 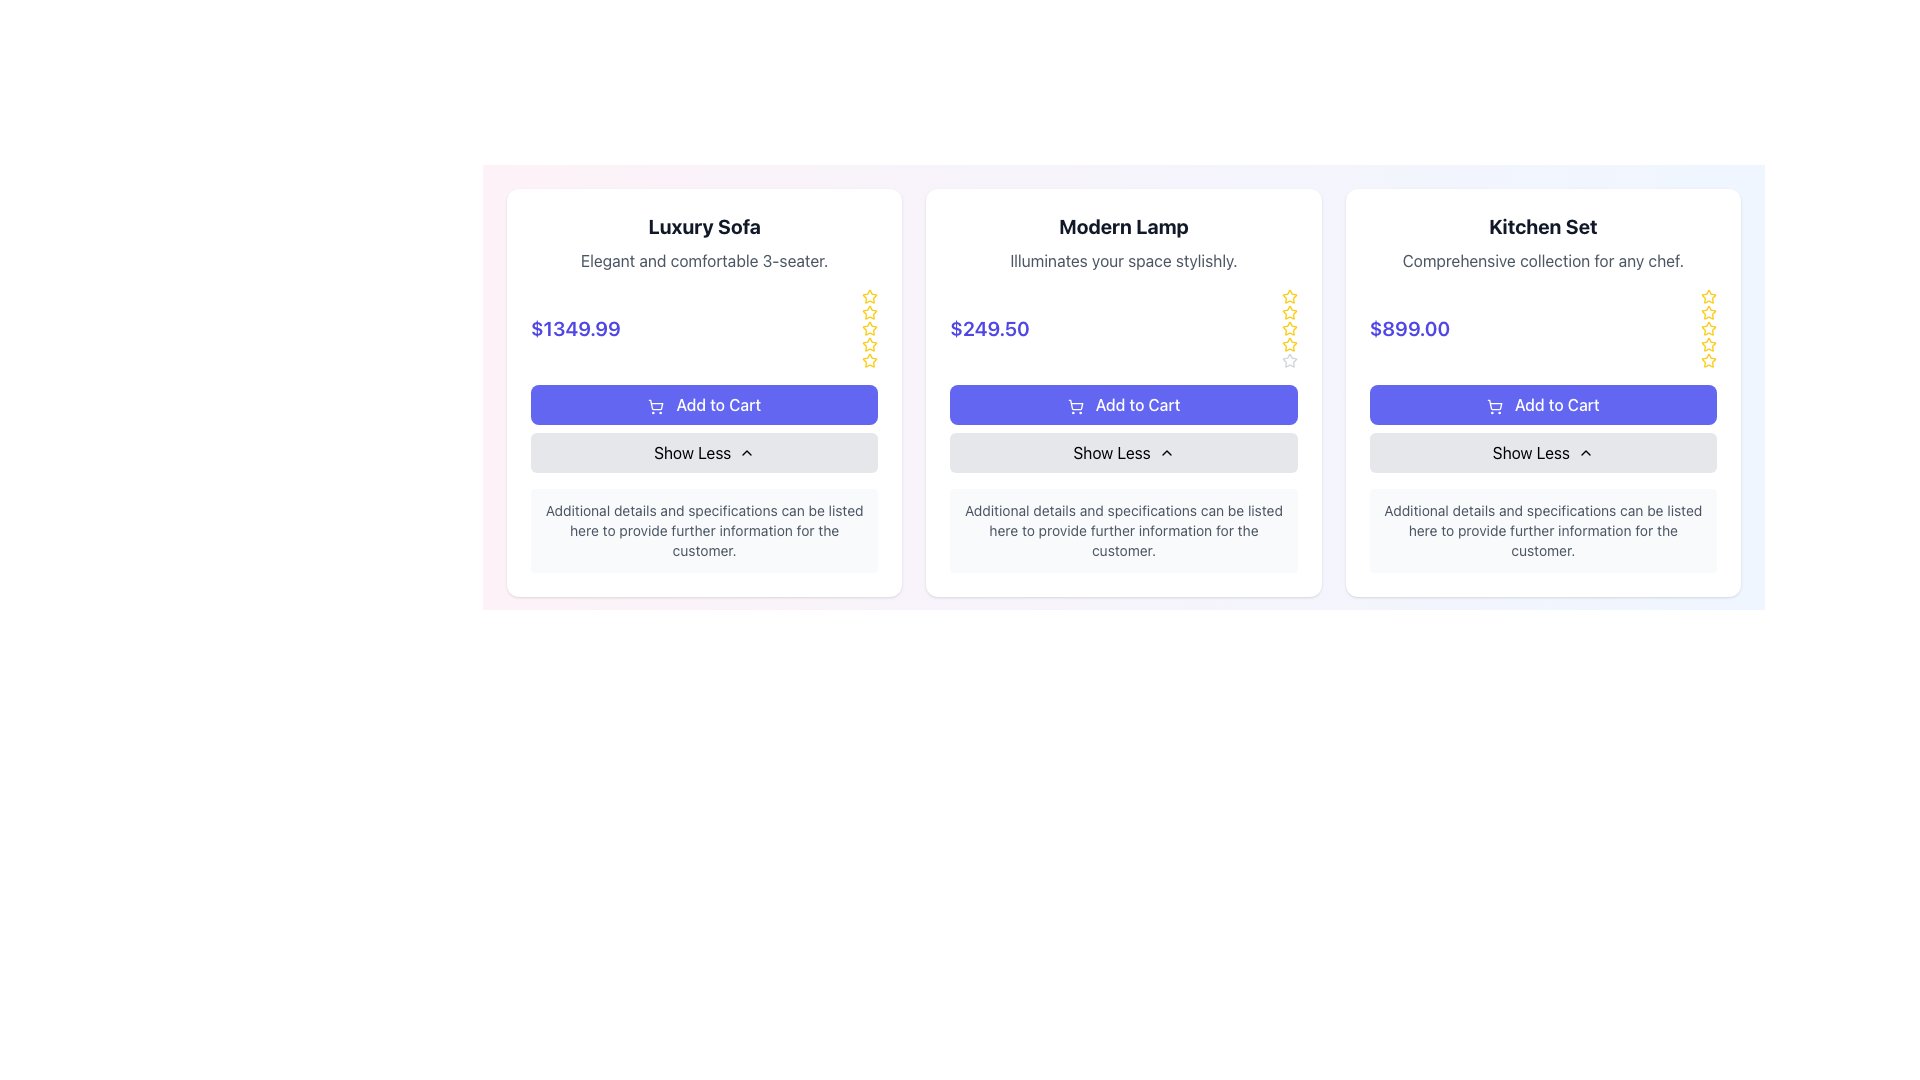 What do you see at coordinates (1707, 296) in the screenshot?
I see `the first star rating icon in the rating section of the 'Kitchen Set' product card to assign a one-star rating` at bounding box center [1707, 296].